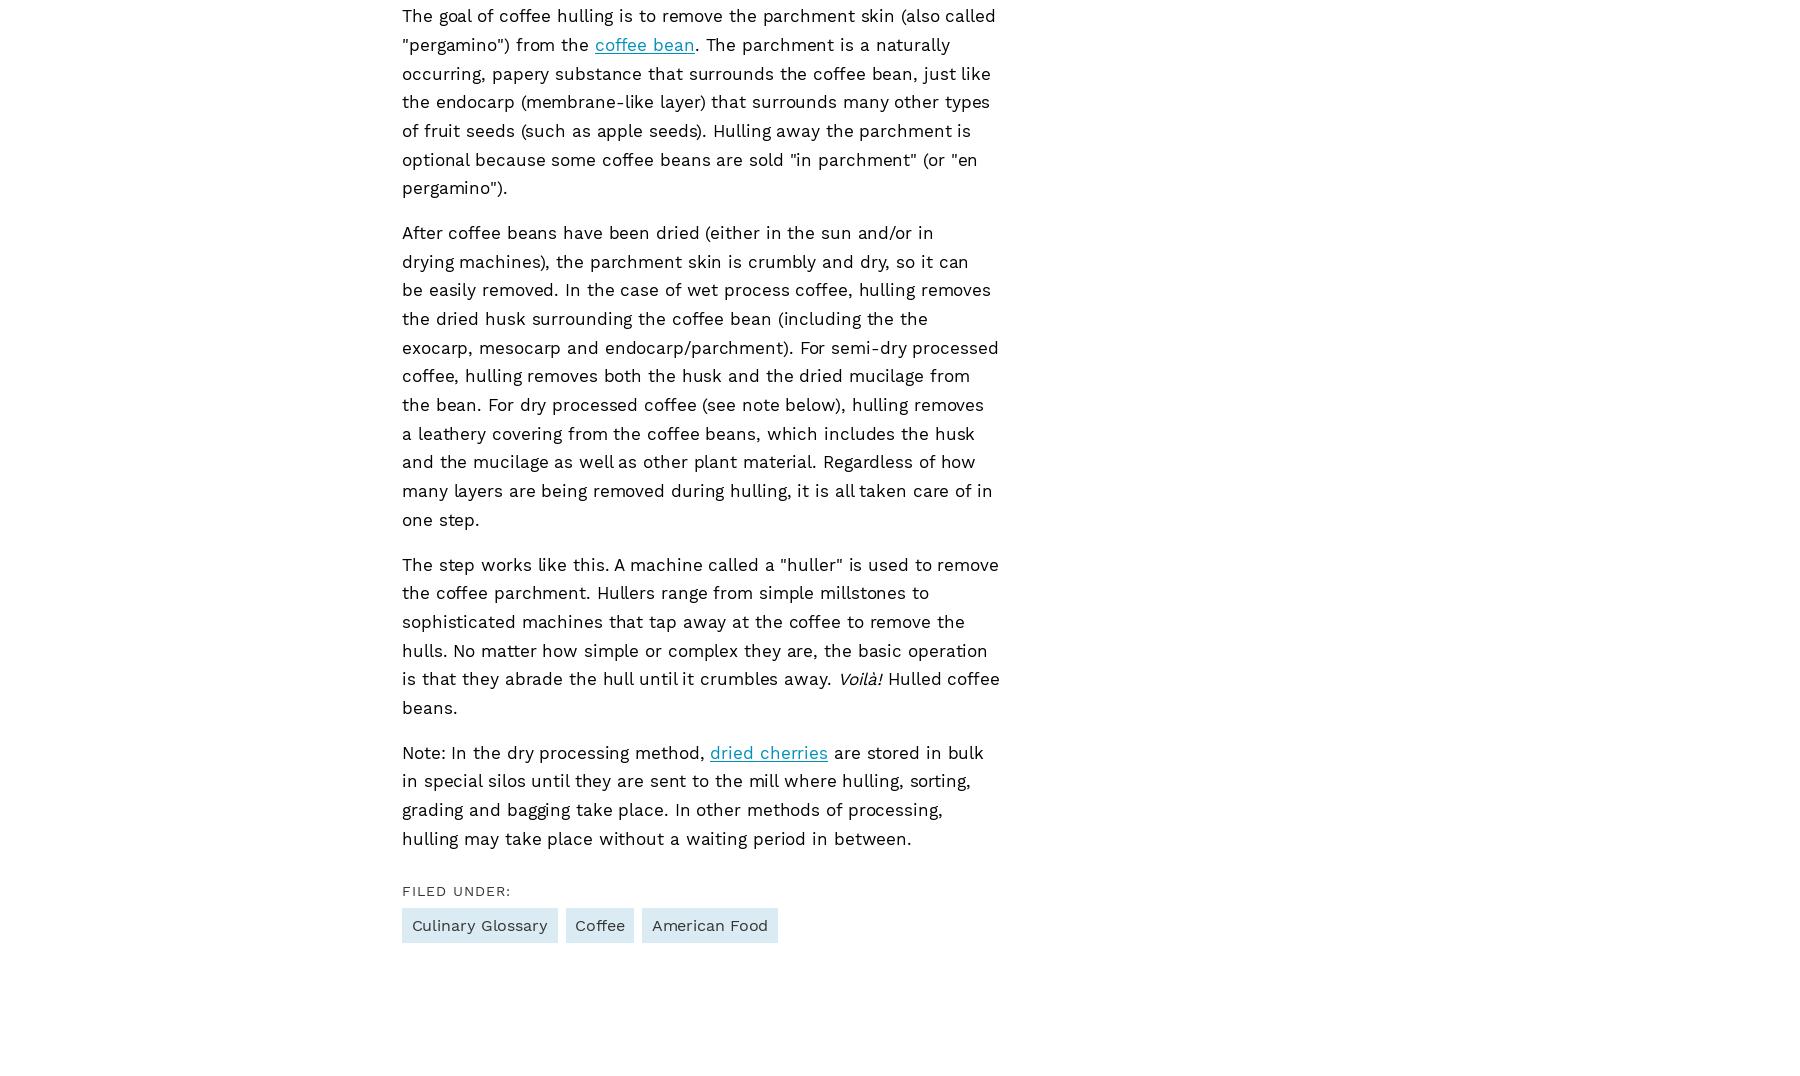 Image resolution: width=1800 pixels, height=1076 pixels. I want to click on 'American Food', so click(708, 923).